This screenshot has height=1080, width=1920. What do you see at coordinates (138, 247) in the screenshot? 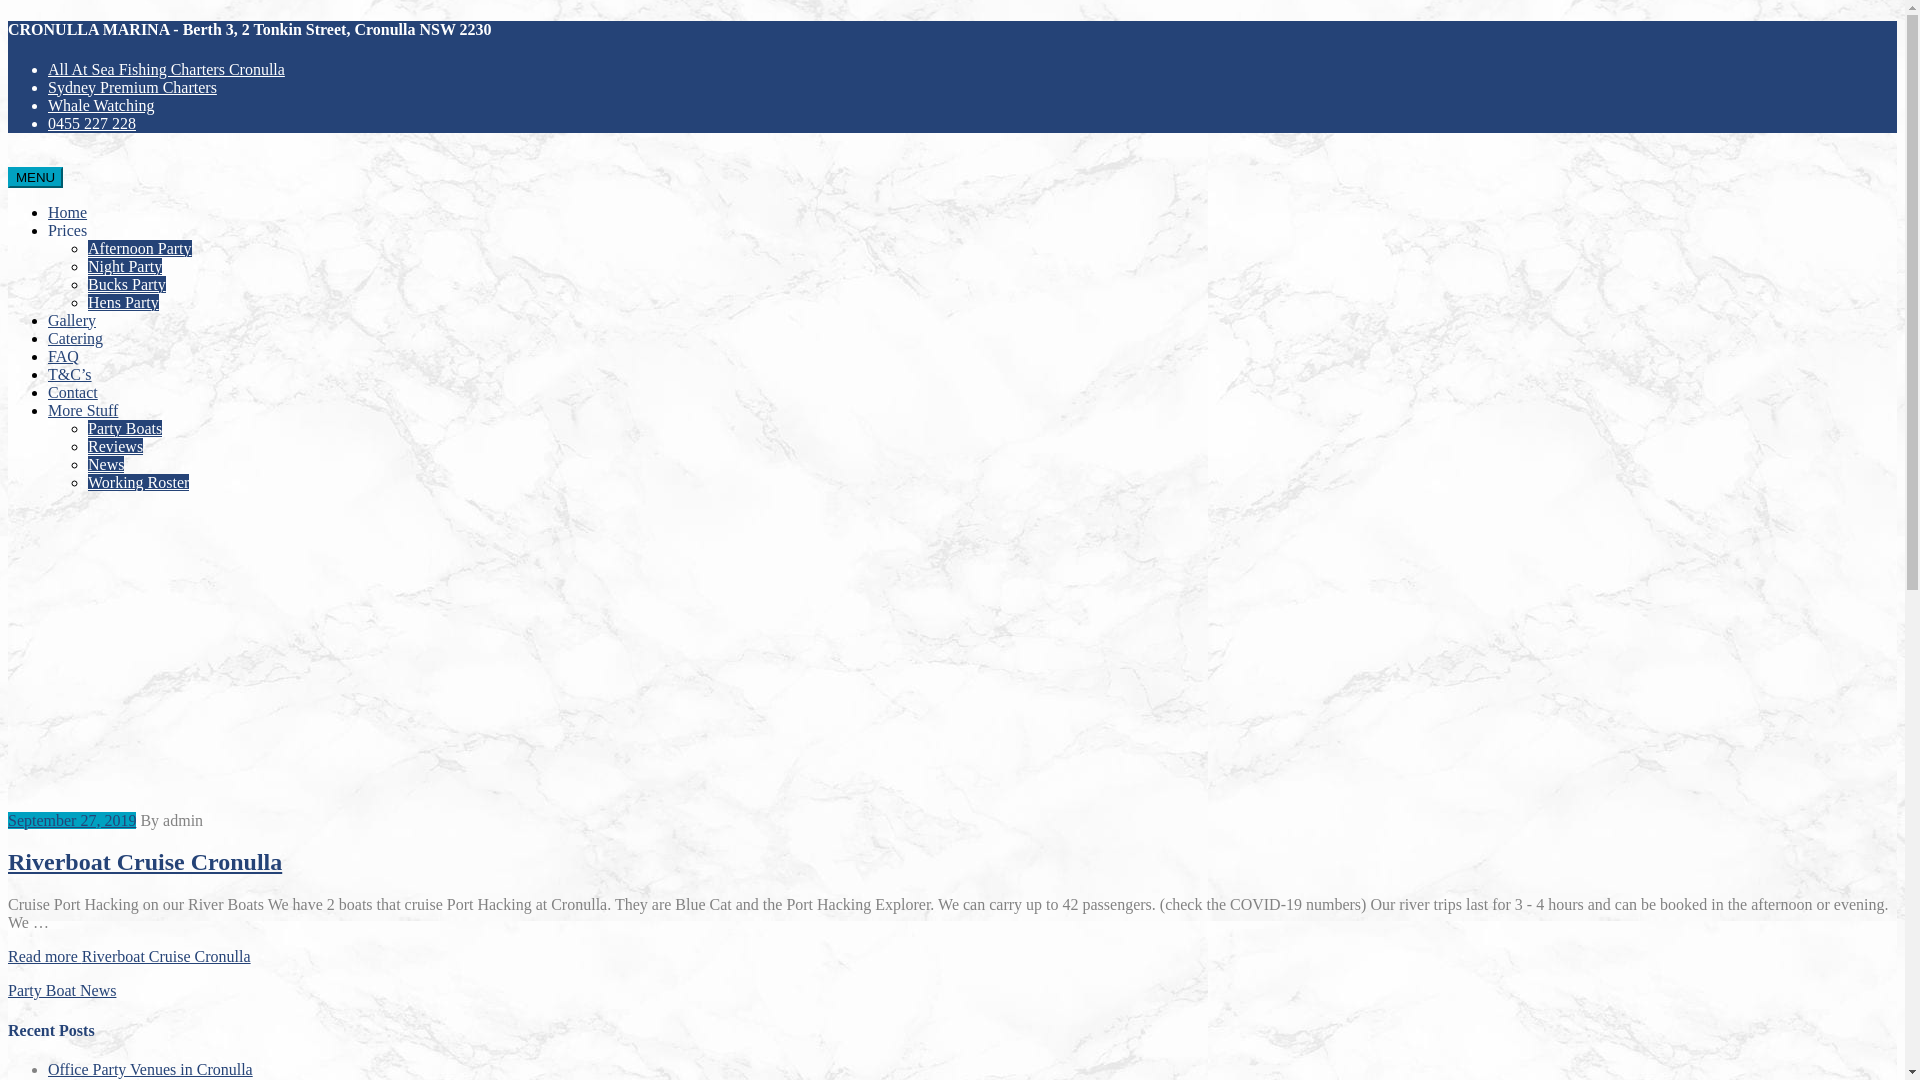
I see `'Afternoon Party'` at bounding box center [138, 247].